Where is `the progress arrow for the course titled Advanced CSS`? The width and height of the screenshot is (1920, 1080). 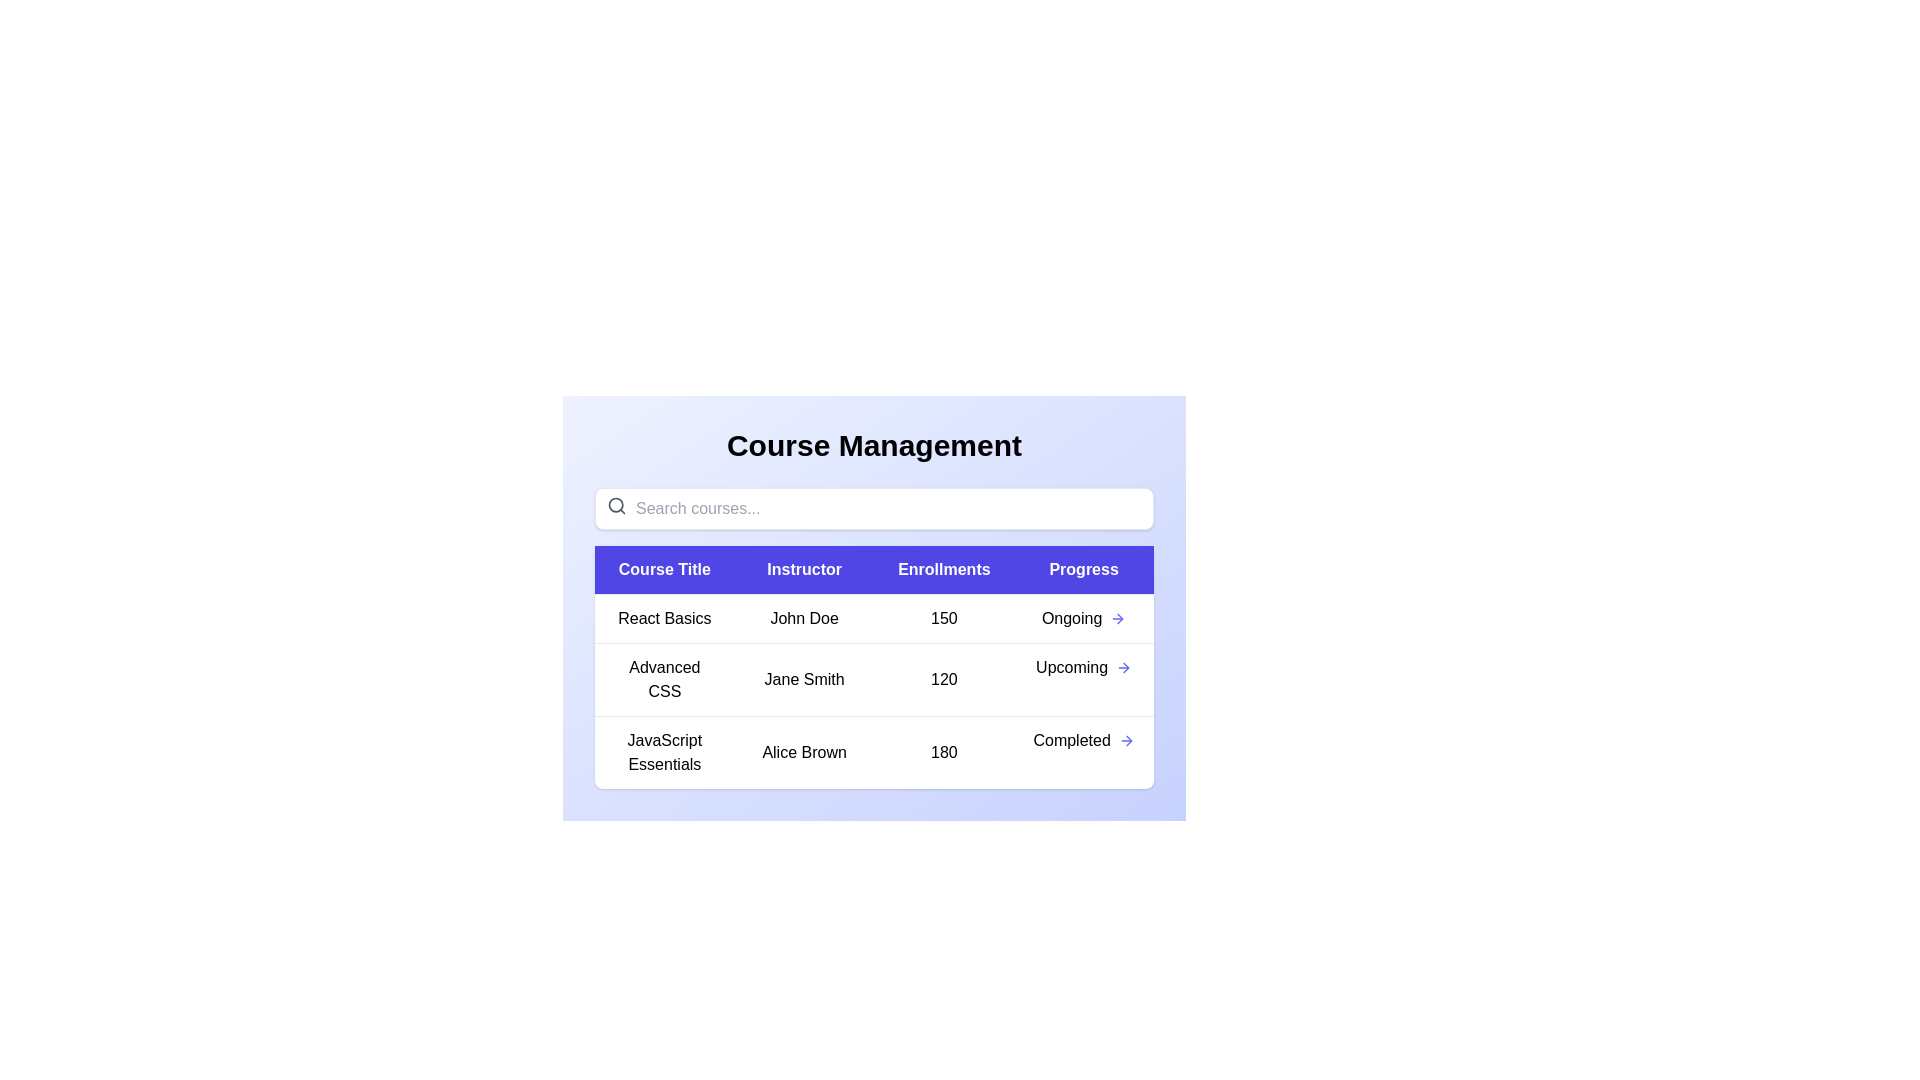
the progress arrow for the course titled Advanced CSS is located at coordinates (1124, 667).